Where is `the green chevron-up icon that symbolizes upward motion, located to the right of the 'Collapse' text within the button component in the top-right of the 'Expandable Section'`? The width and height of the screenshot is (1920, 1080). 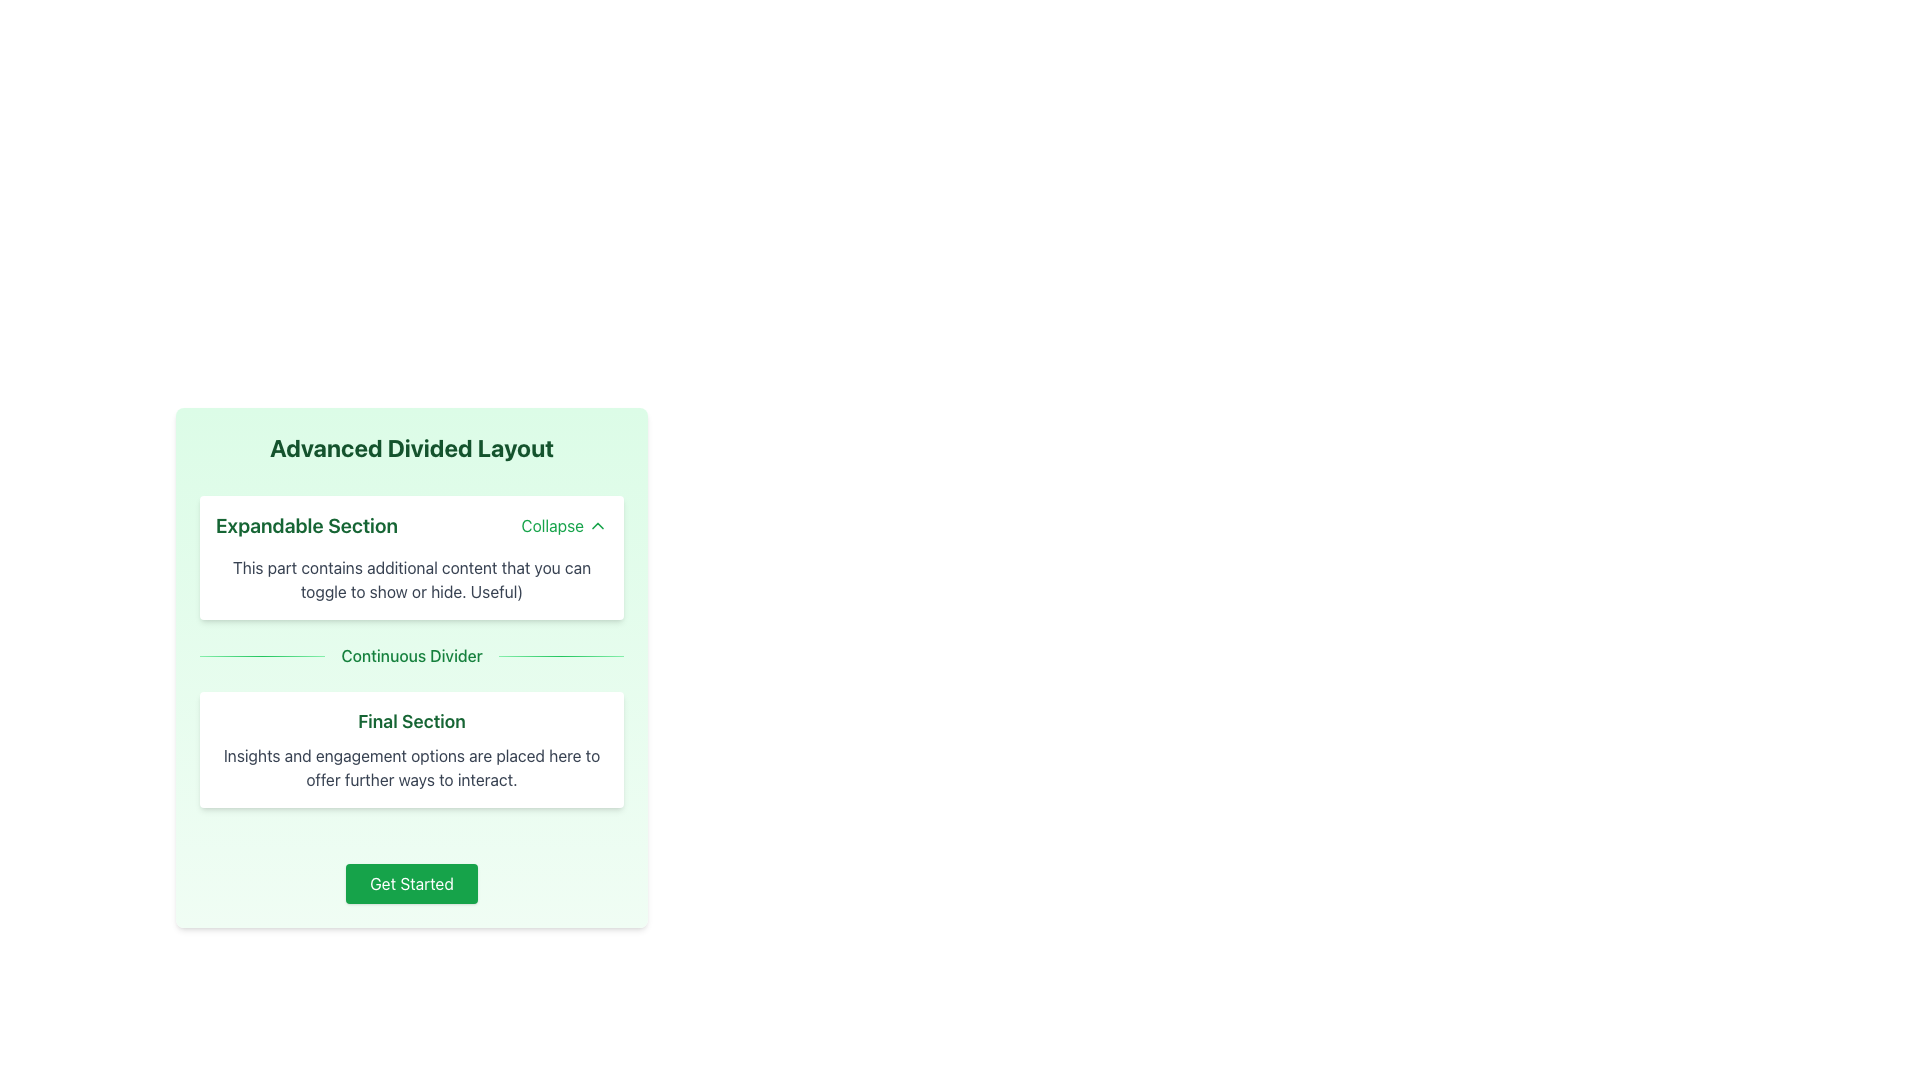 the green chevron-up icon that symbolizes upward motion, located to the right of the 'Collapse' text within the button component in the top-right of the 'Expandable Section' is located at coordinates (597, 524).